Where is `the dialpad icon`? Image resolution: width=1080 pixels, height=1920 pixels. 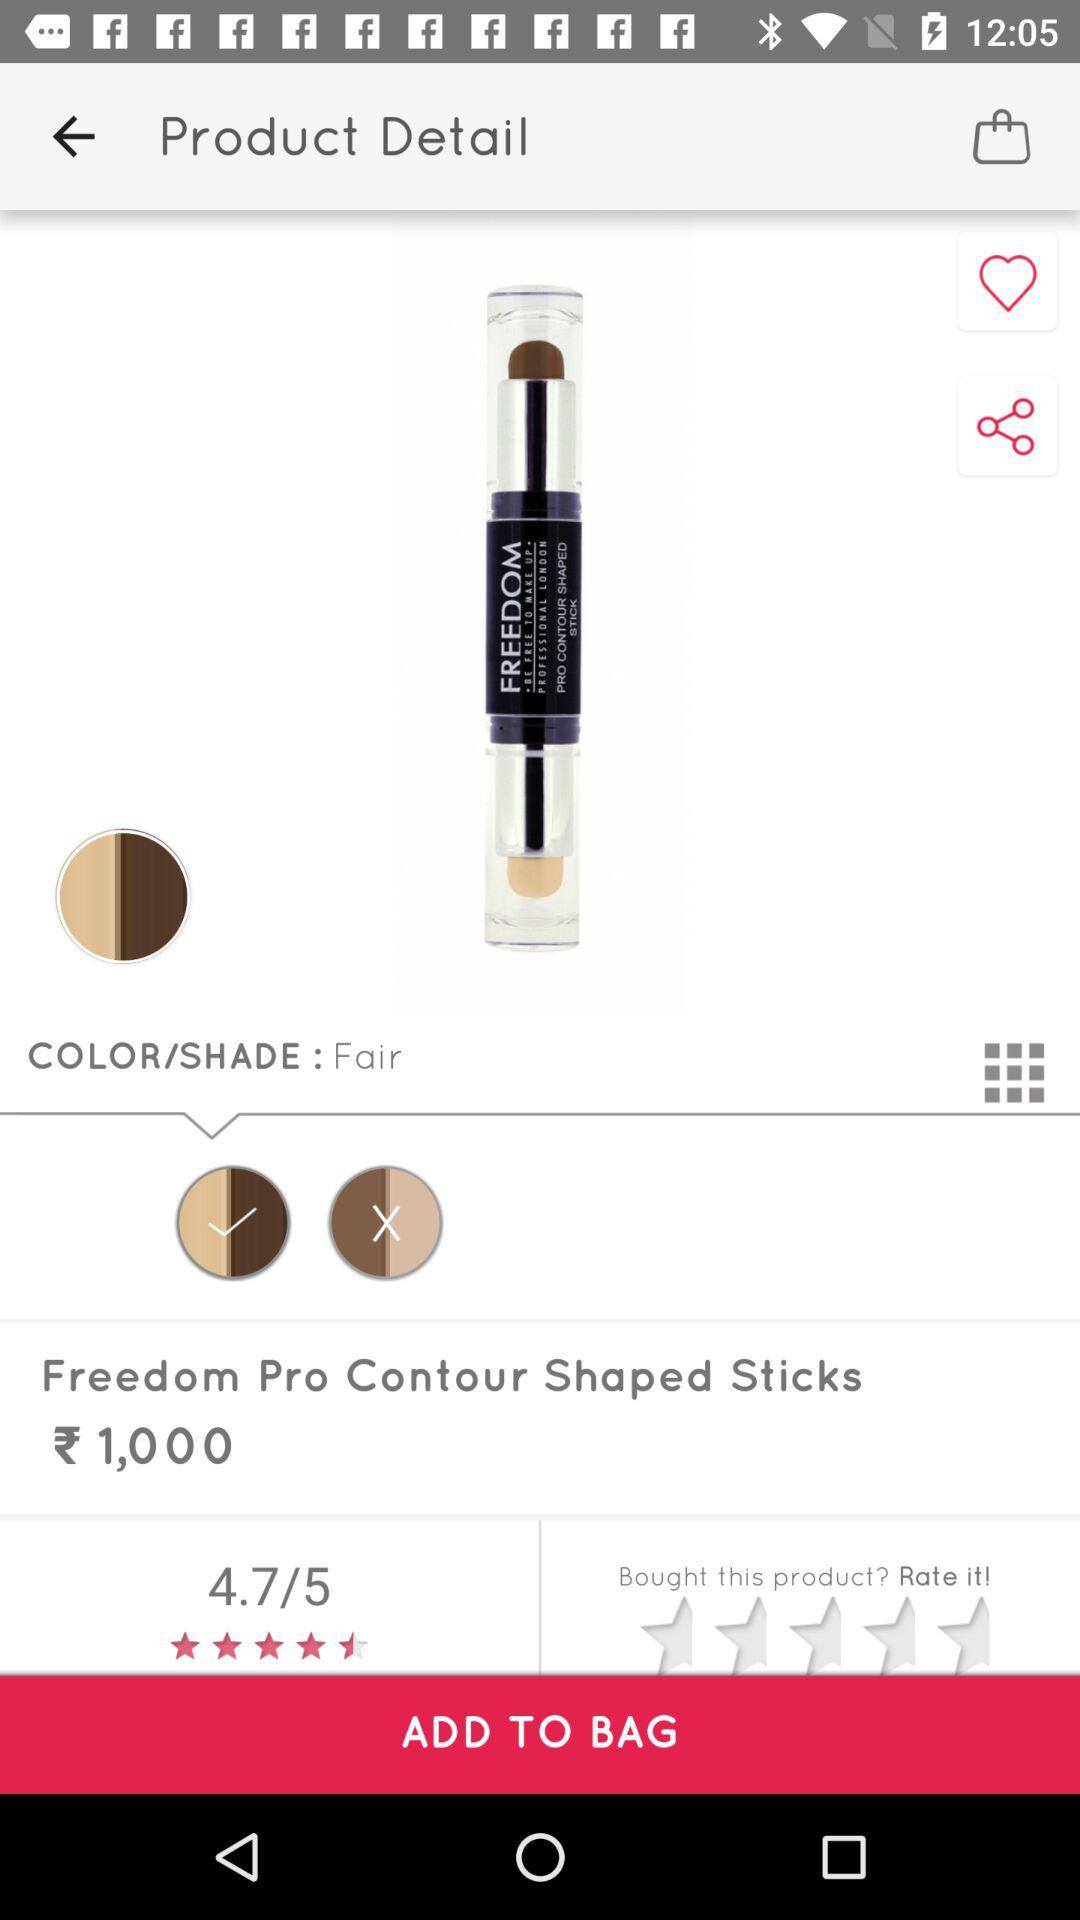 the dialpad icon is located at coordinates (1014, 1071).